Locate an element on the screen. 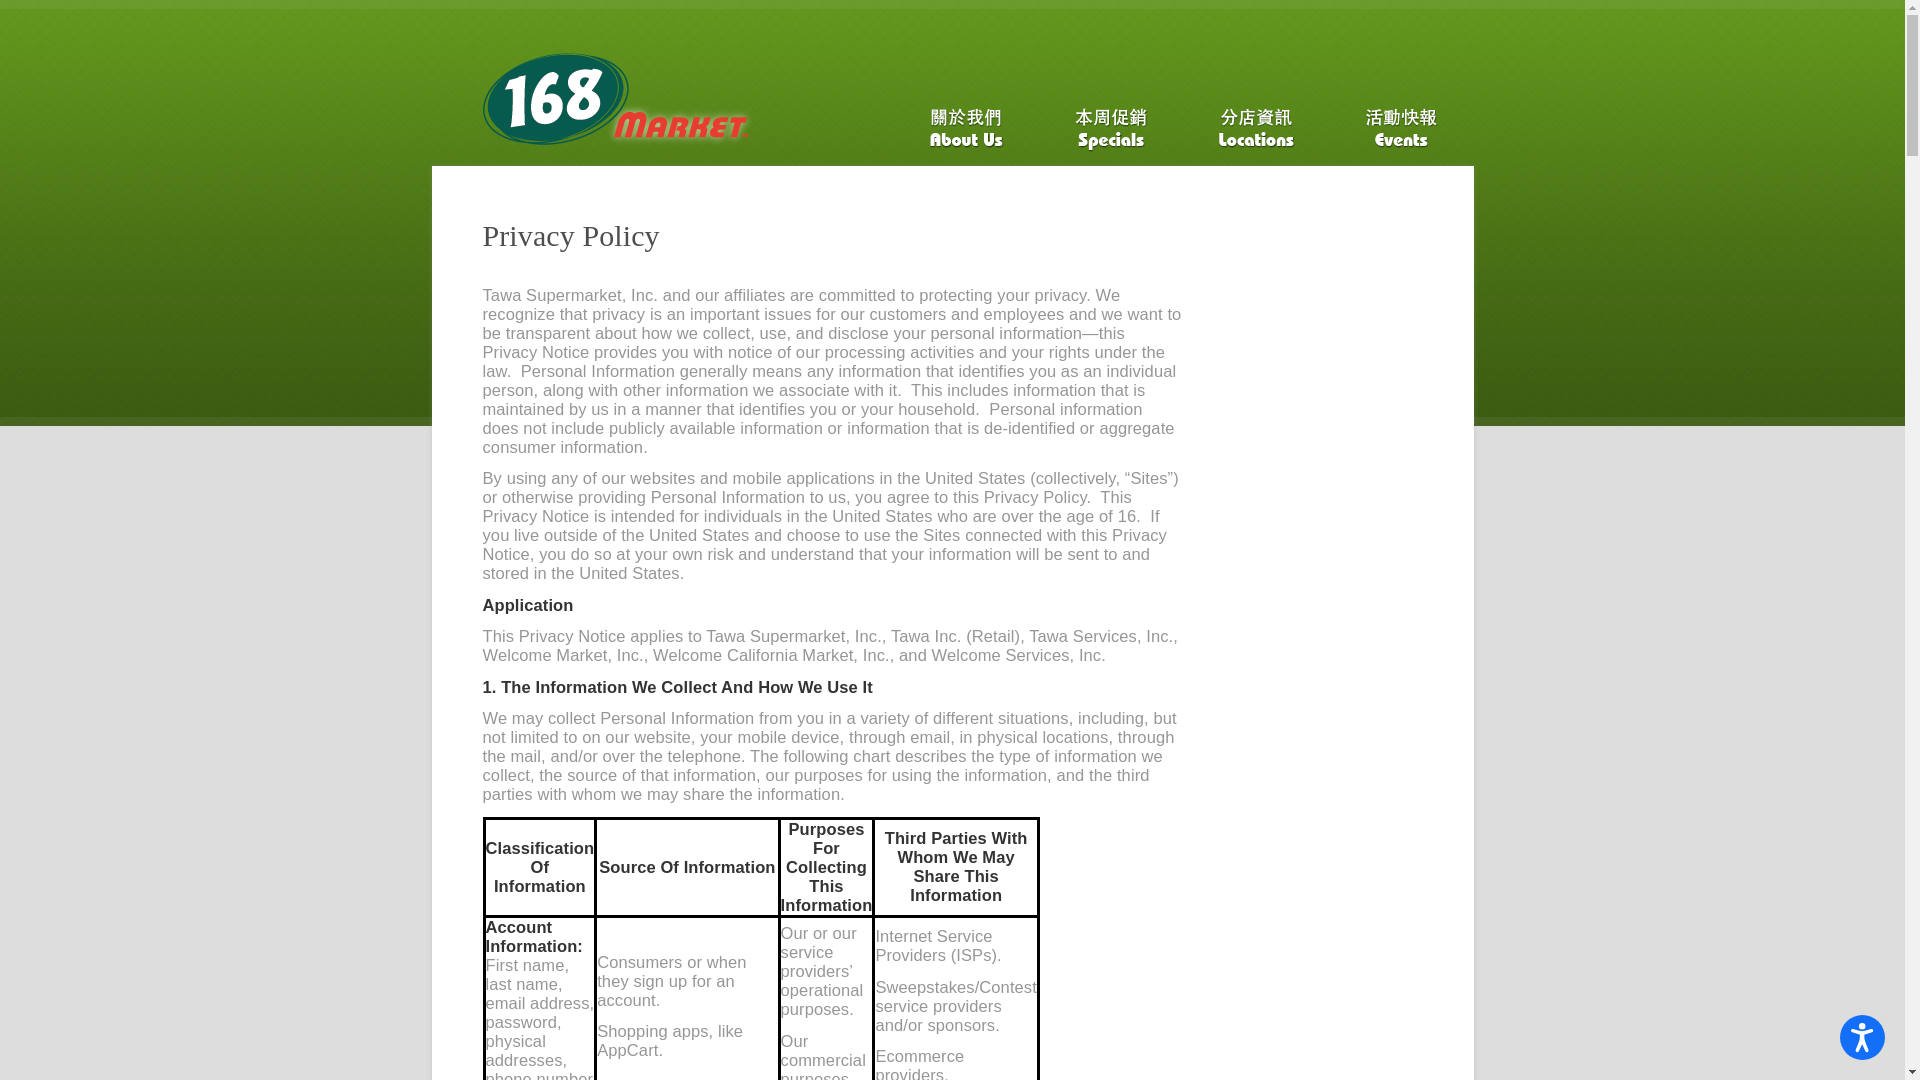 The height and width of the screenshot is (1080, 1920). '168 Market' is located at coordinates (481, 108).